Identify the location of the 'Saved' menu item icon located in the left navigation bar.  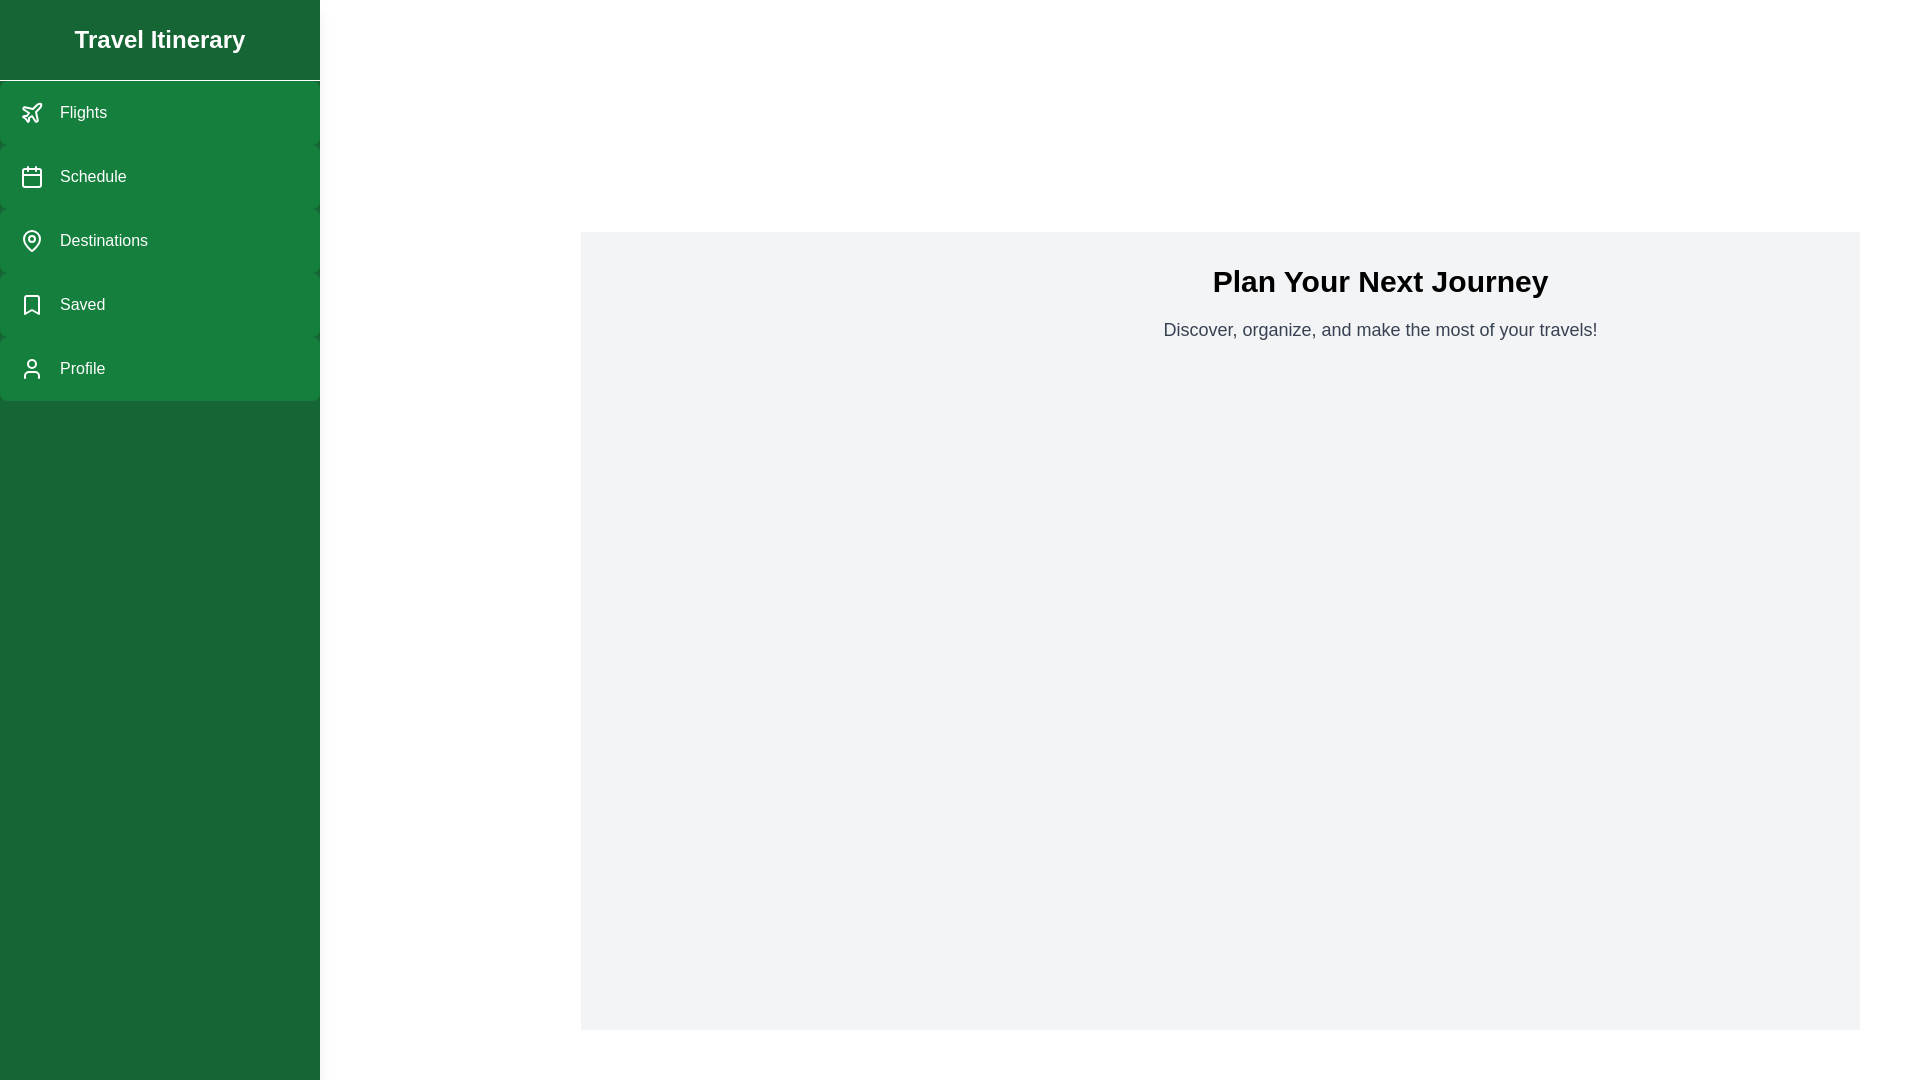
(32, 304).